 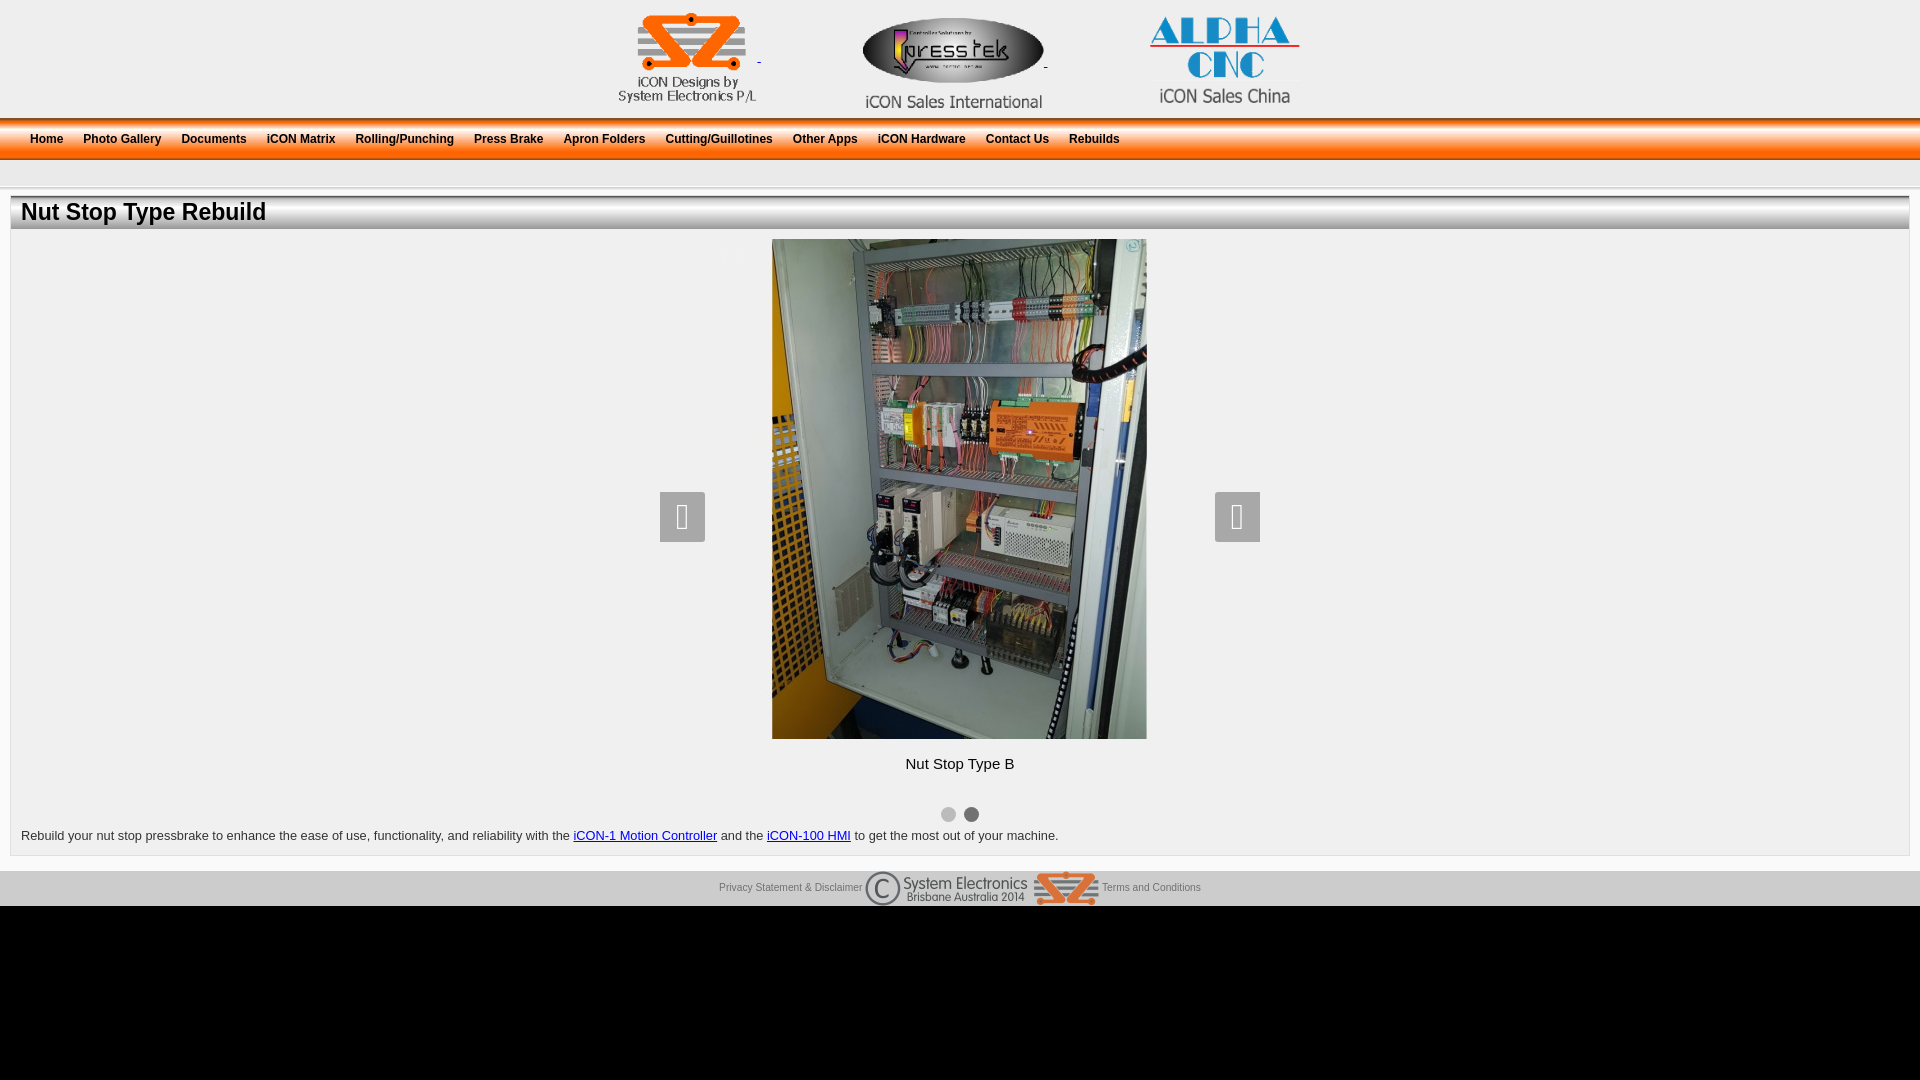 What do you see at coordinates (982, 887) in the screenshot?
I see `'SE Copyright'` at bounding box center [982, 887].